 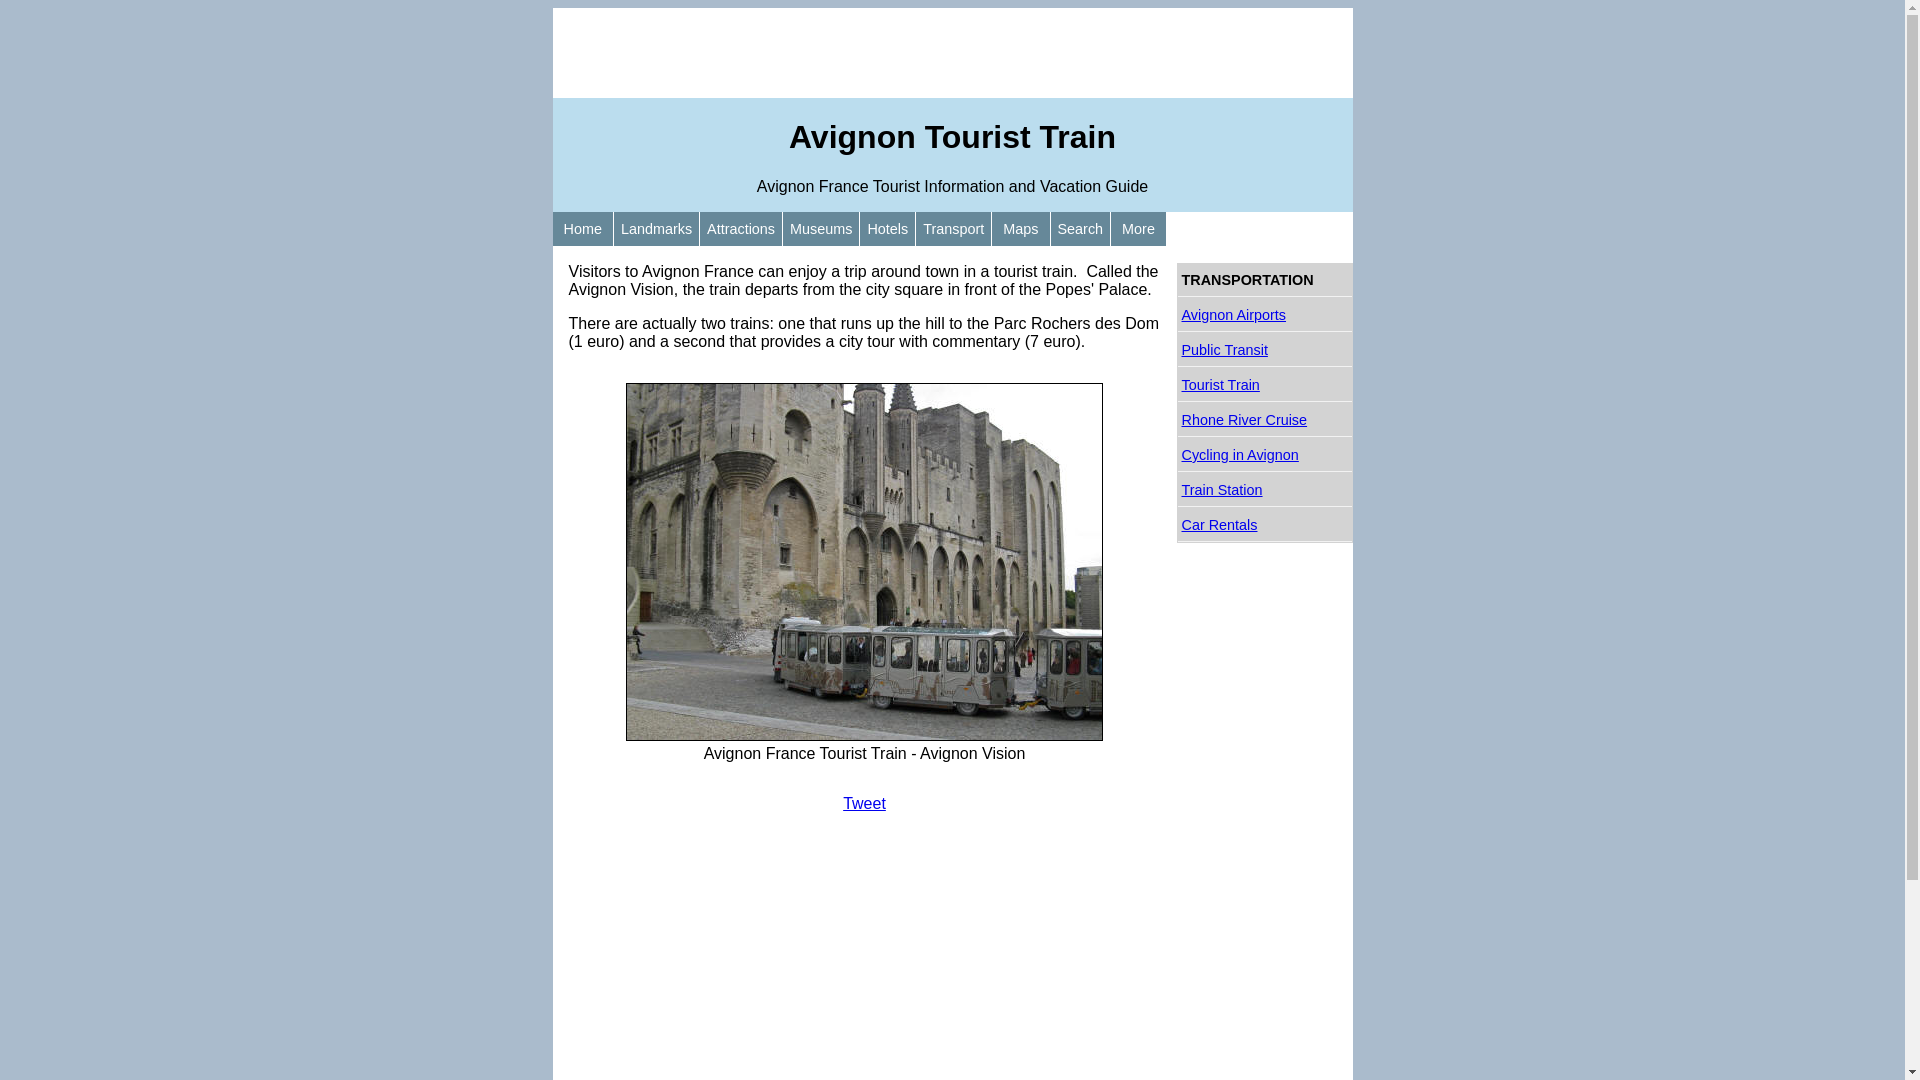 I want to click on 'Attractions', so click(x=739, y=227).